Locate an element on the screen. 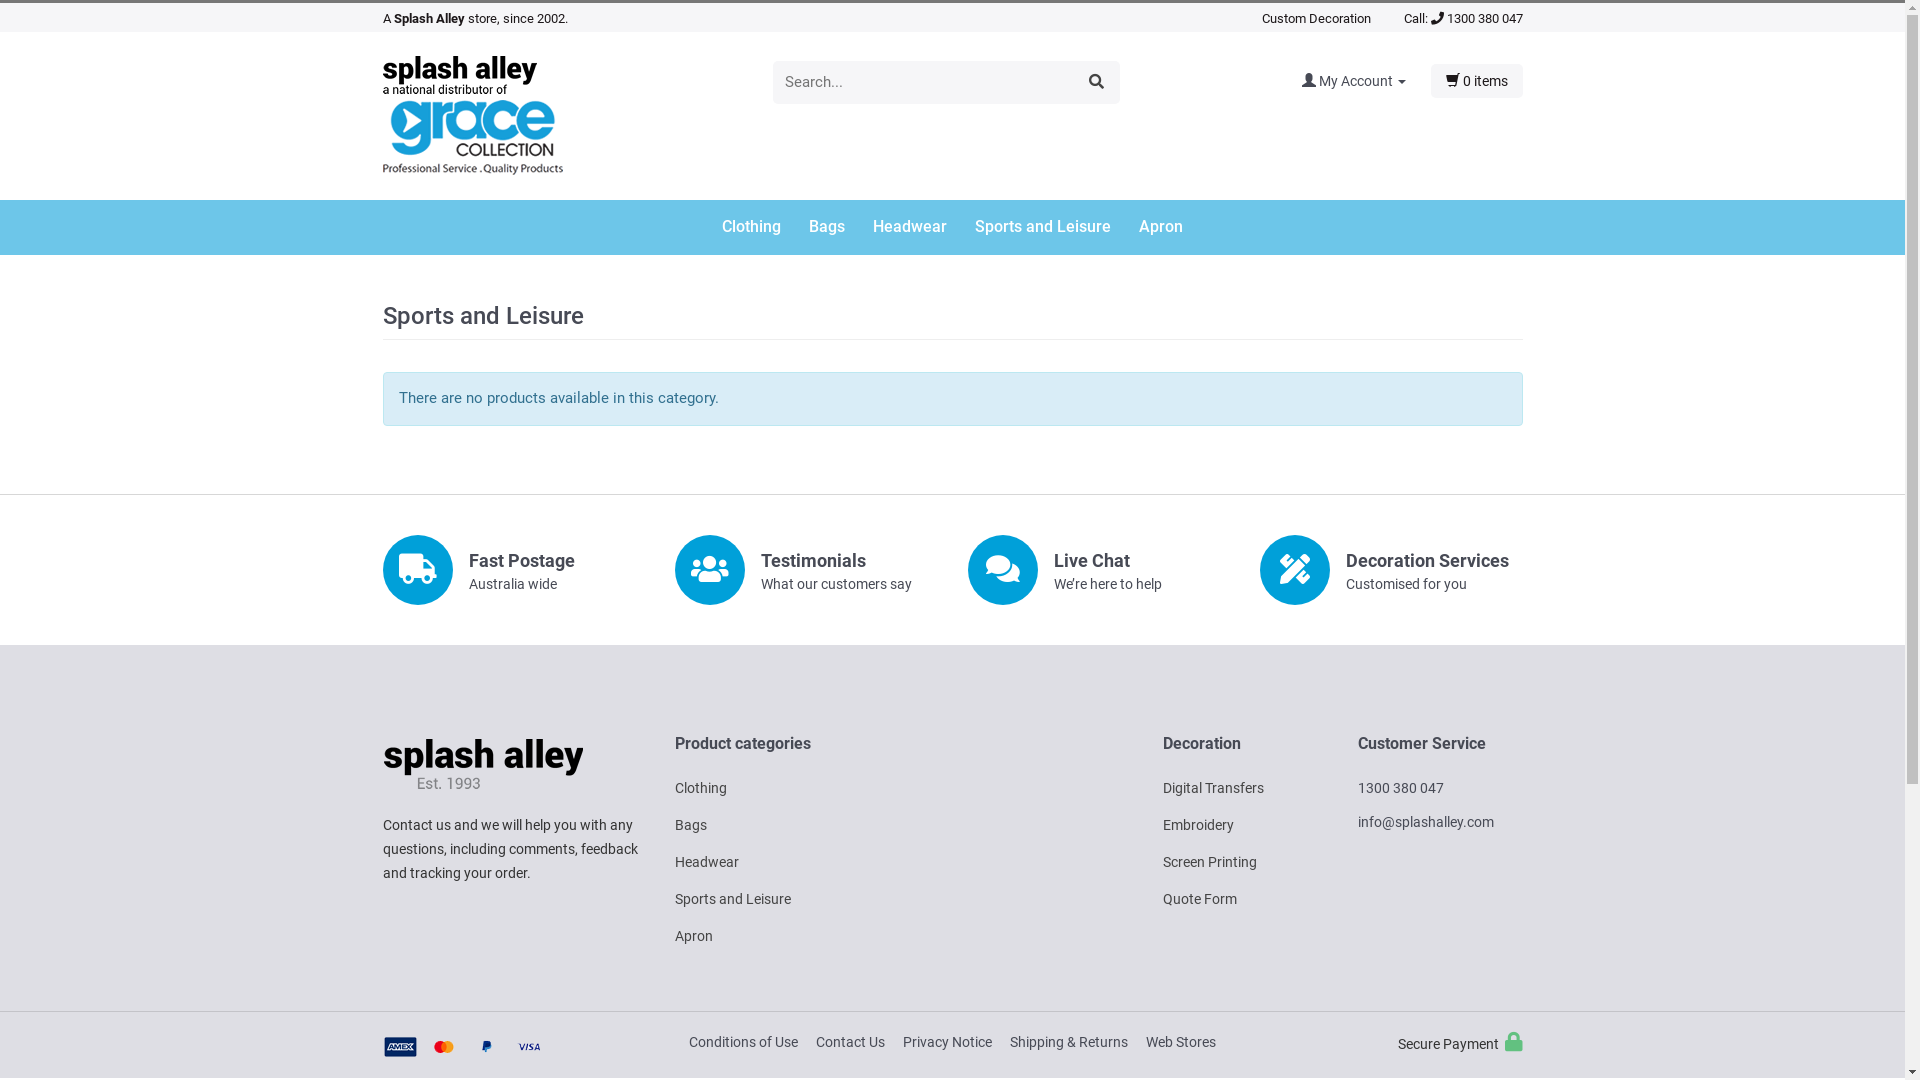 This screenshot has height=1080, width=1920. 'Sports and Leisure' is located at coordinates (732, 897).